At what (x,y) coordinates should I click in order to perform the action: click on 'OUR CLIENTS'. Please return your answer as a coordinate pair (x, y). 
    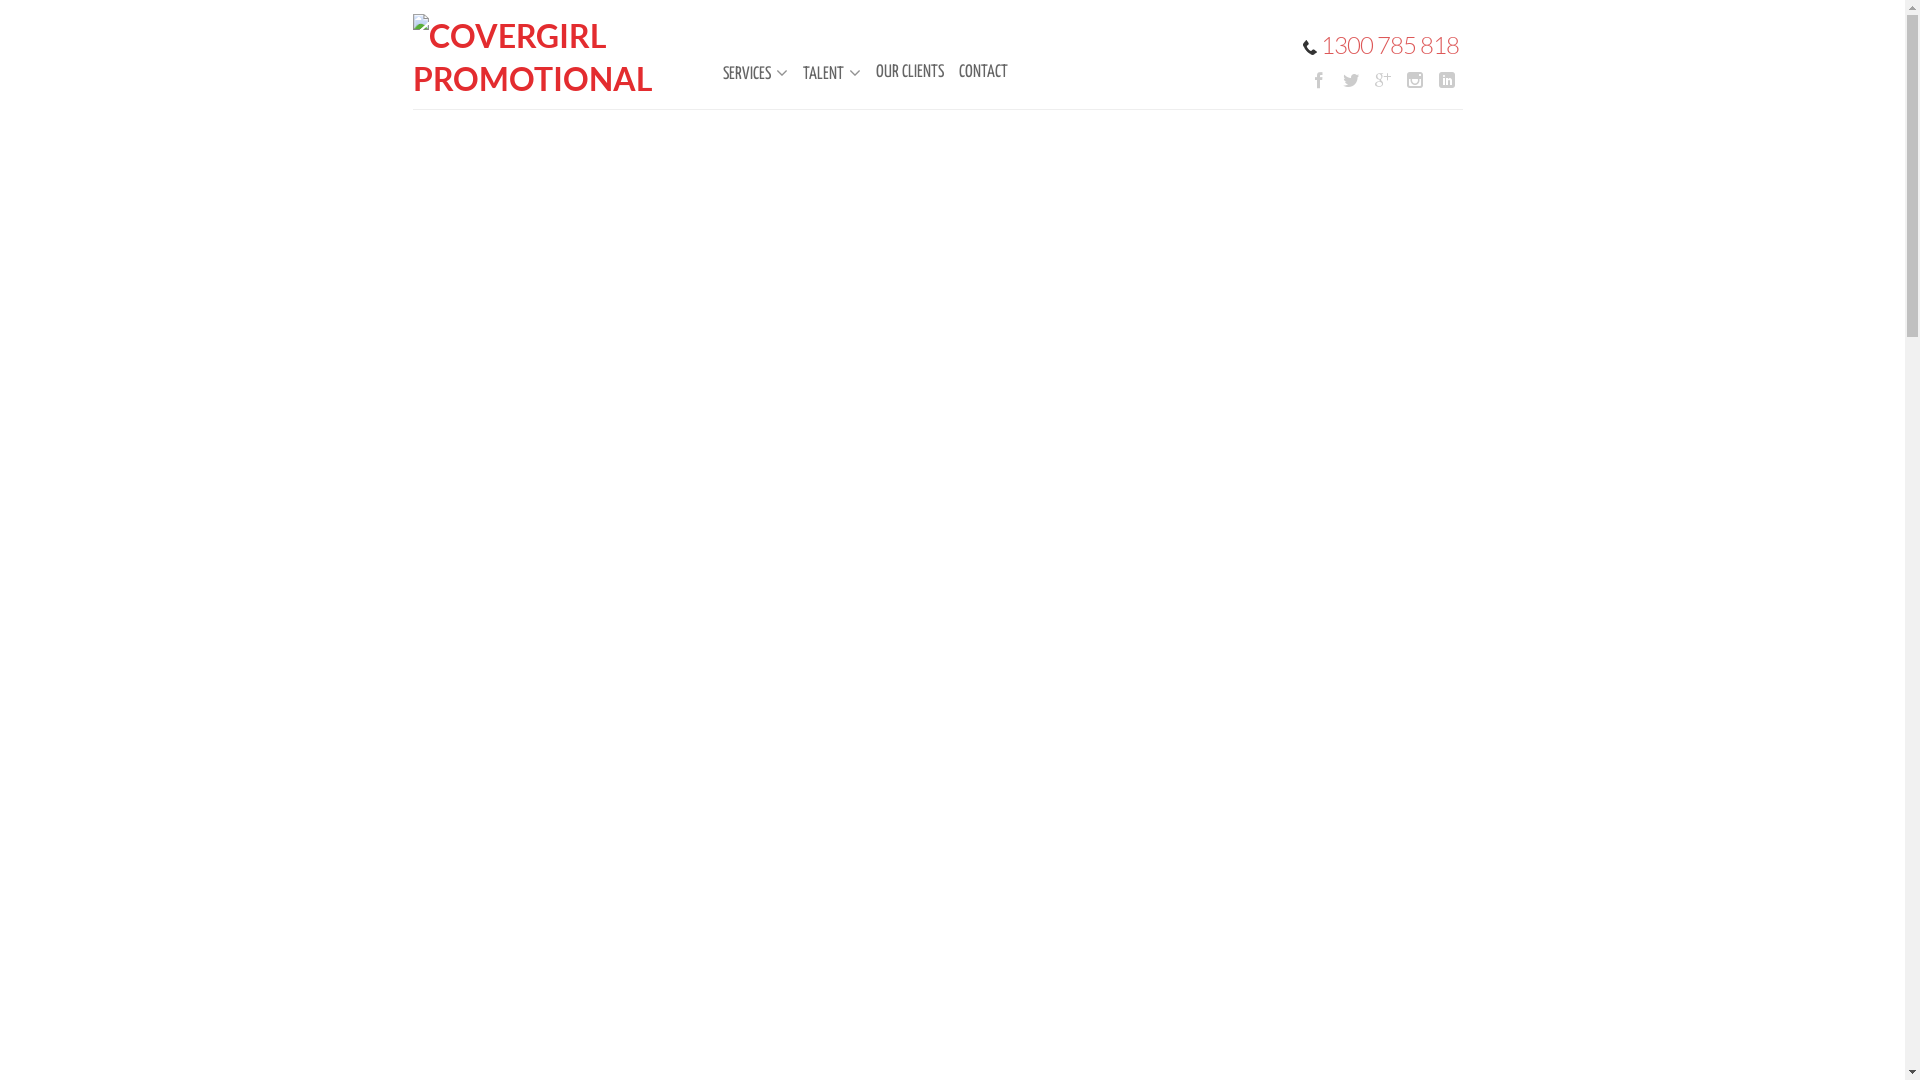
    Looking at the image, I should click on (899, 71).